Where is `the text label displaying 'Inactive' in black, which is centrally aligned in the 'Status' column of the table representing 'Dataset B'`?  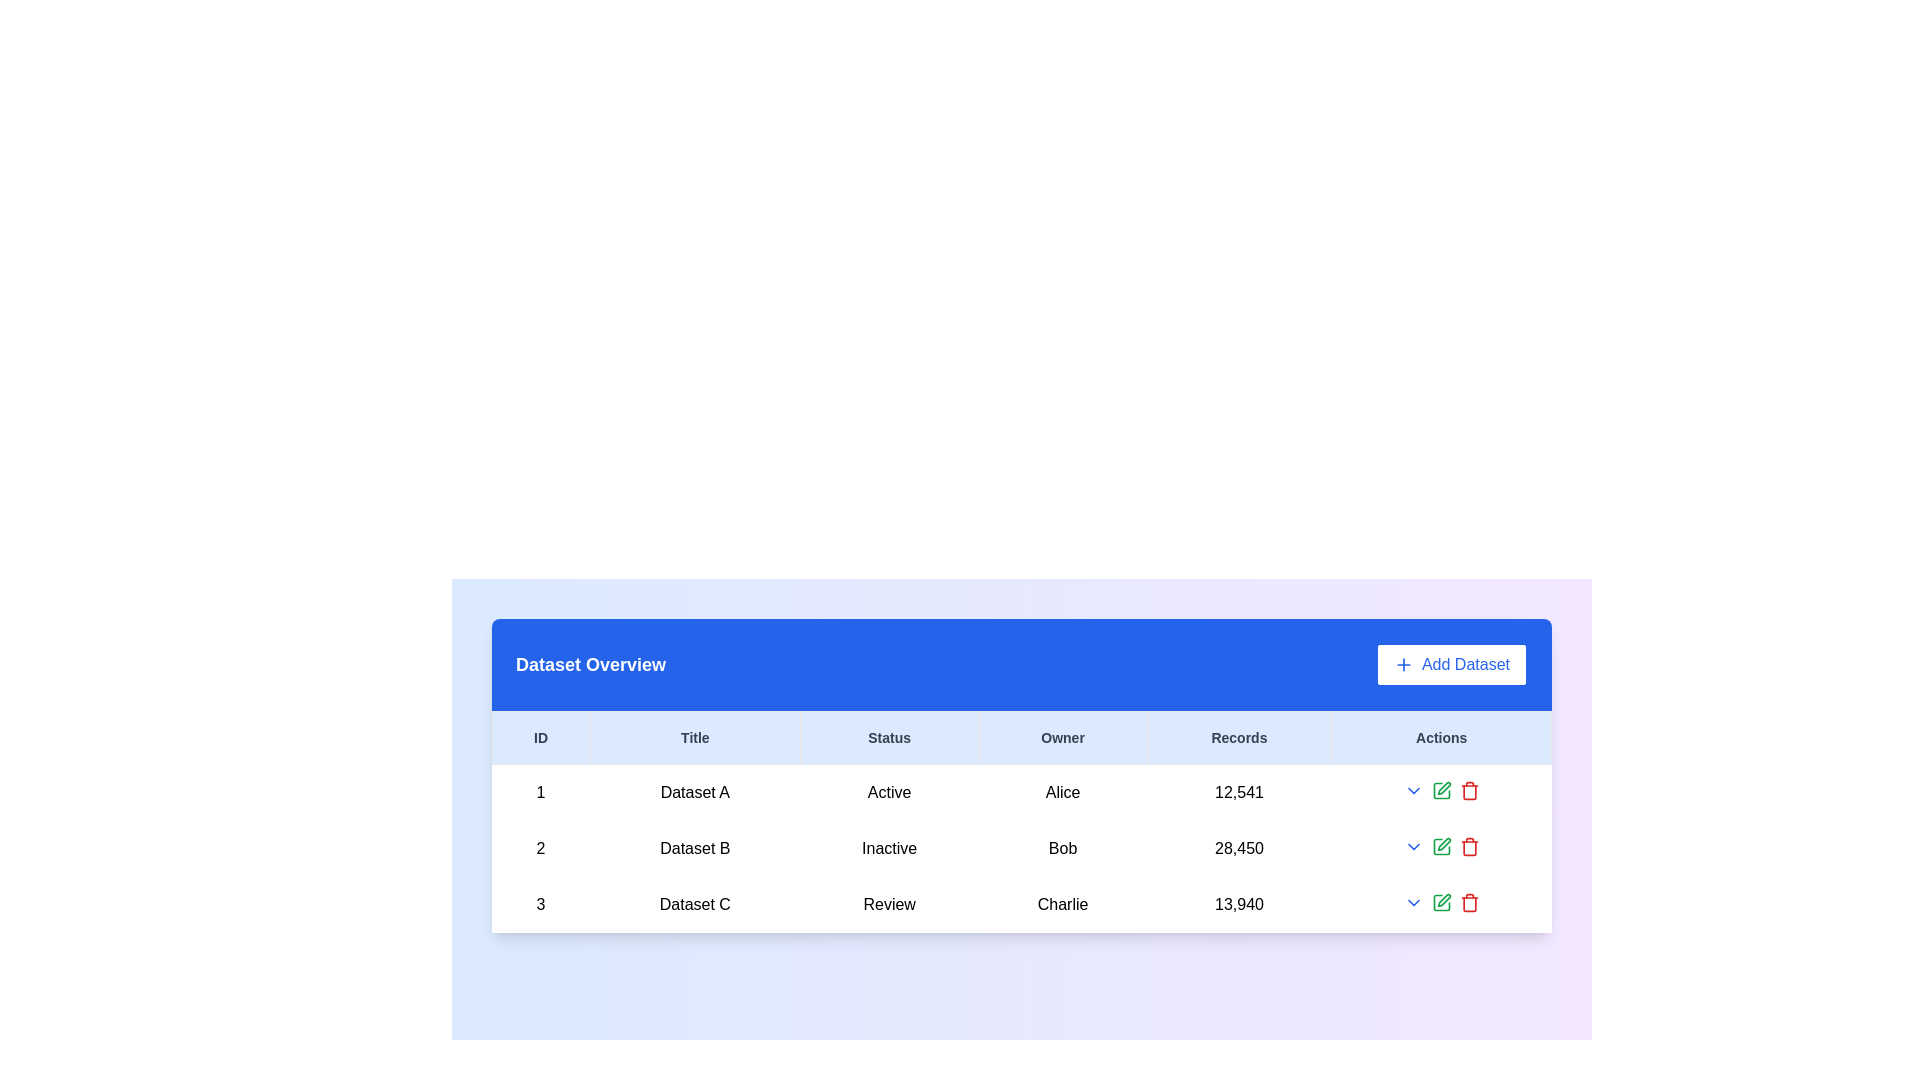 the text label displaying 'Inactive' in black, which is centrally aligned in the 'Status' column of the table representing 'Dataset B' is located at coordinates (888, 848).